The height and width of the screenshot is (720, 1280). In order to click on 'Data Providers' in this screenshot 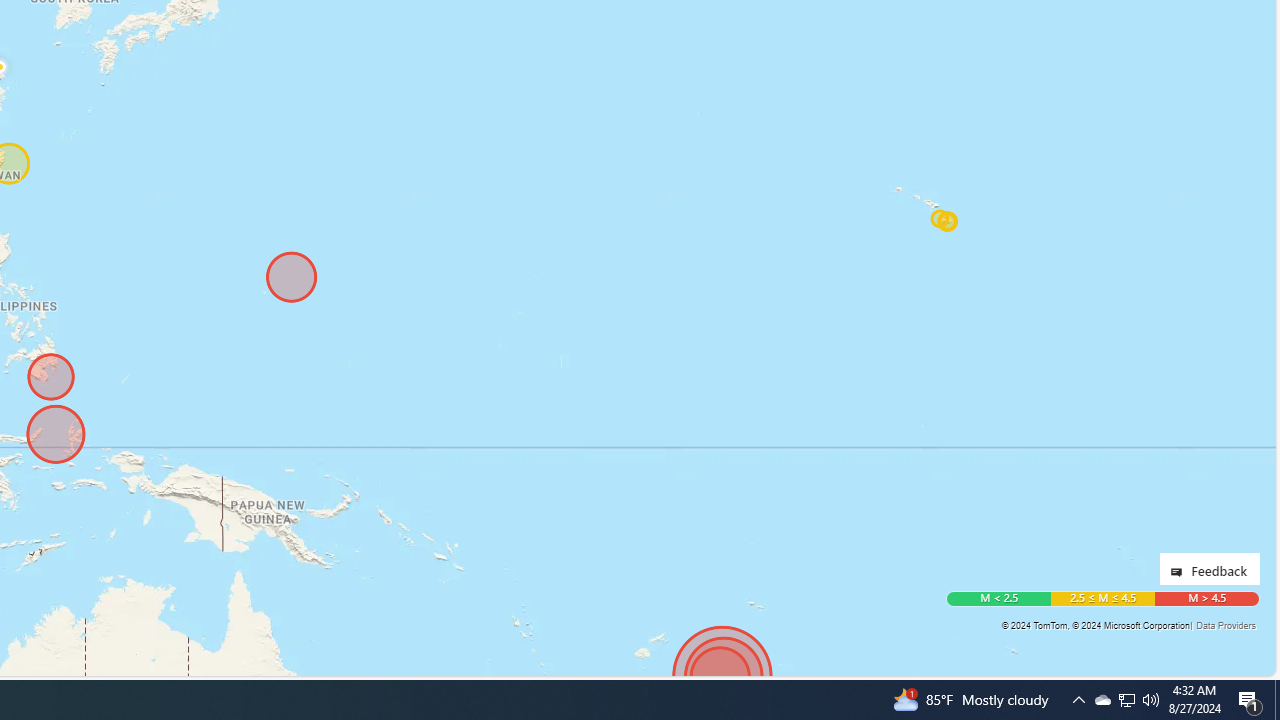, I will do `click(1224, 624)`.